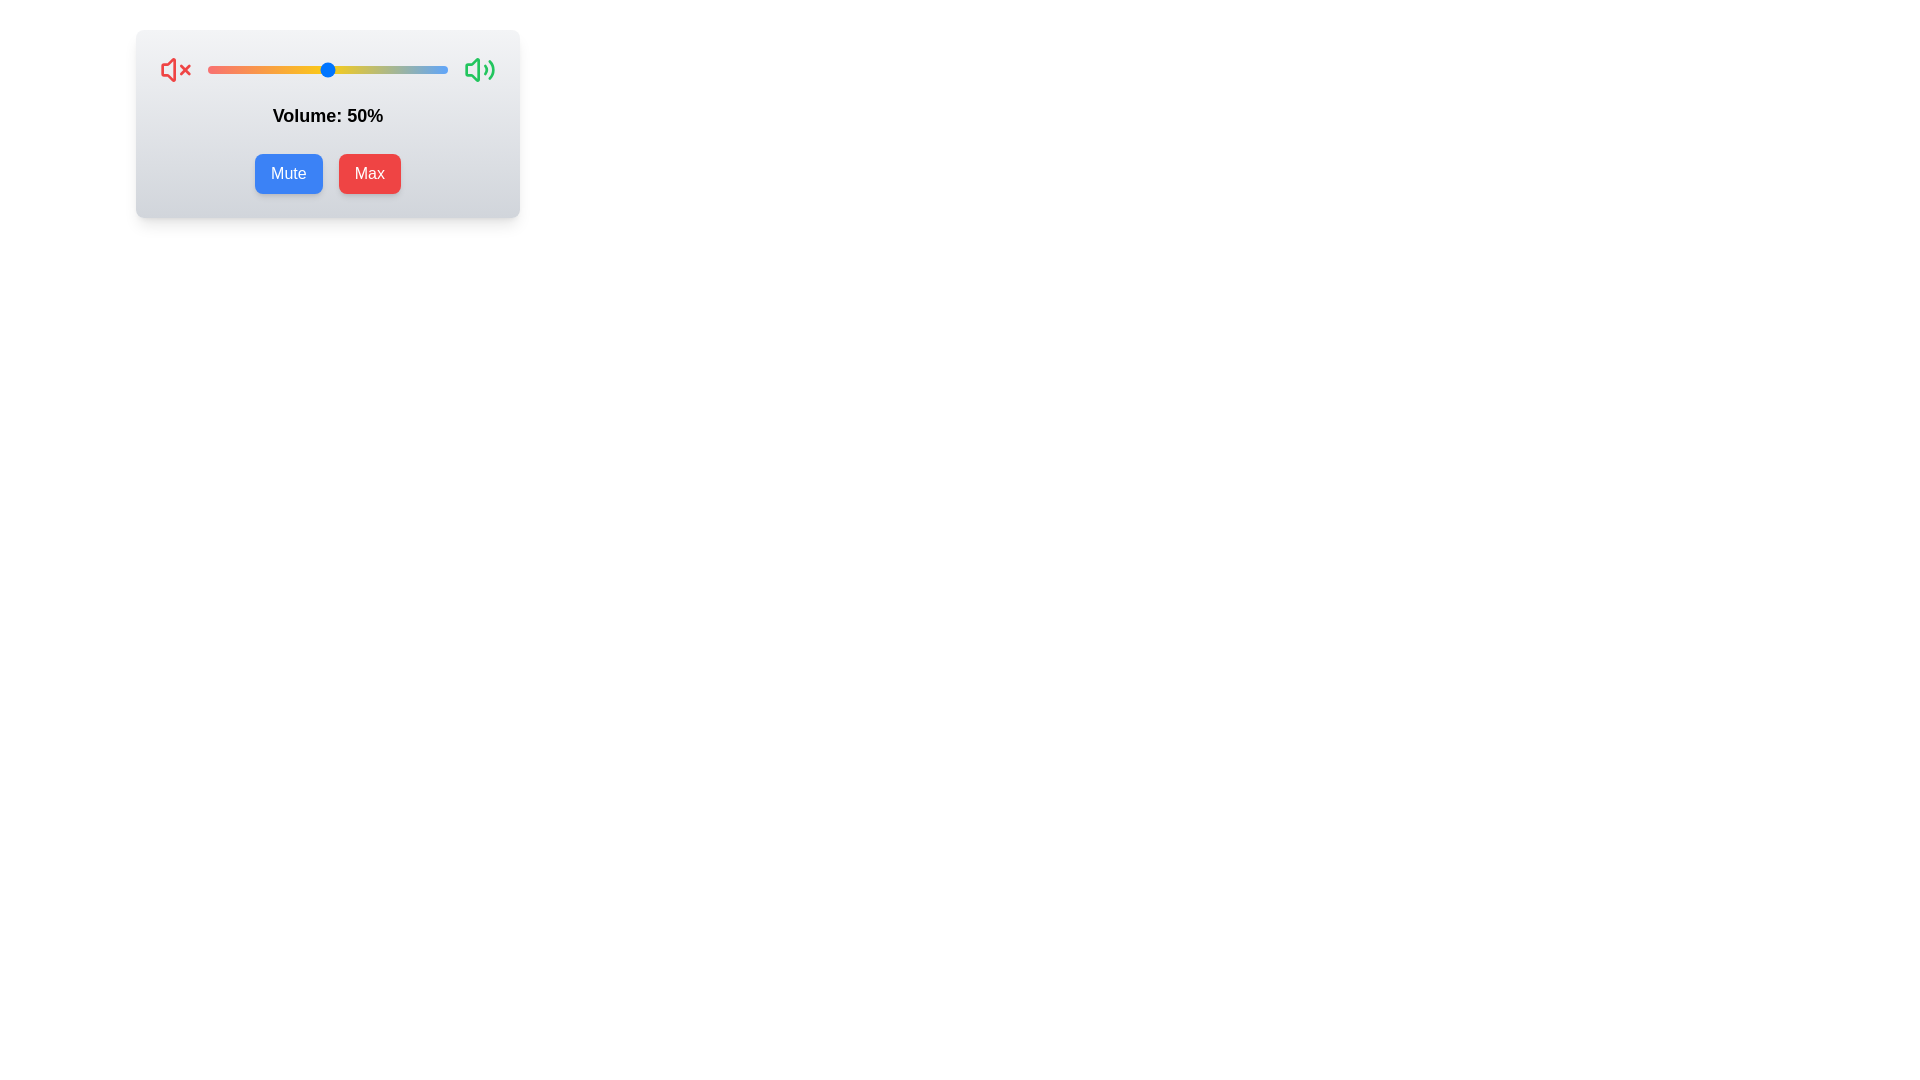  I want to click on the volume slider to 62% level, so click(356, 68).